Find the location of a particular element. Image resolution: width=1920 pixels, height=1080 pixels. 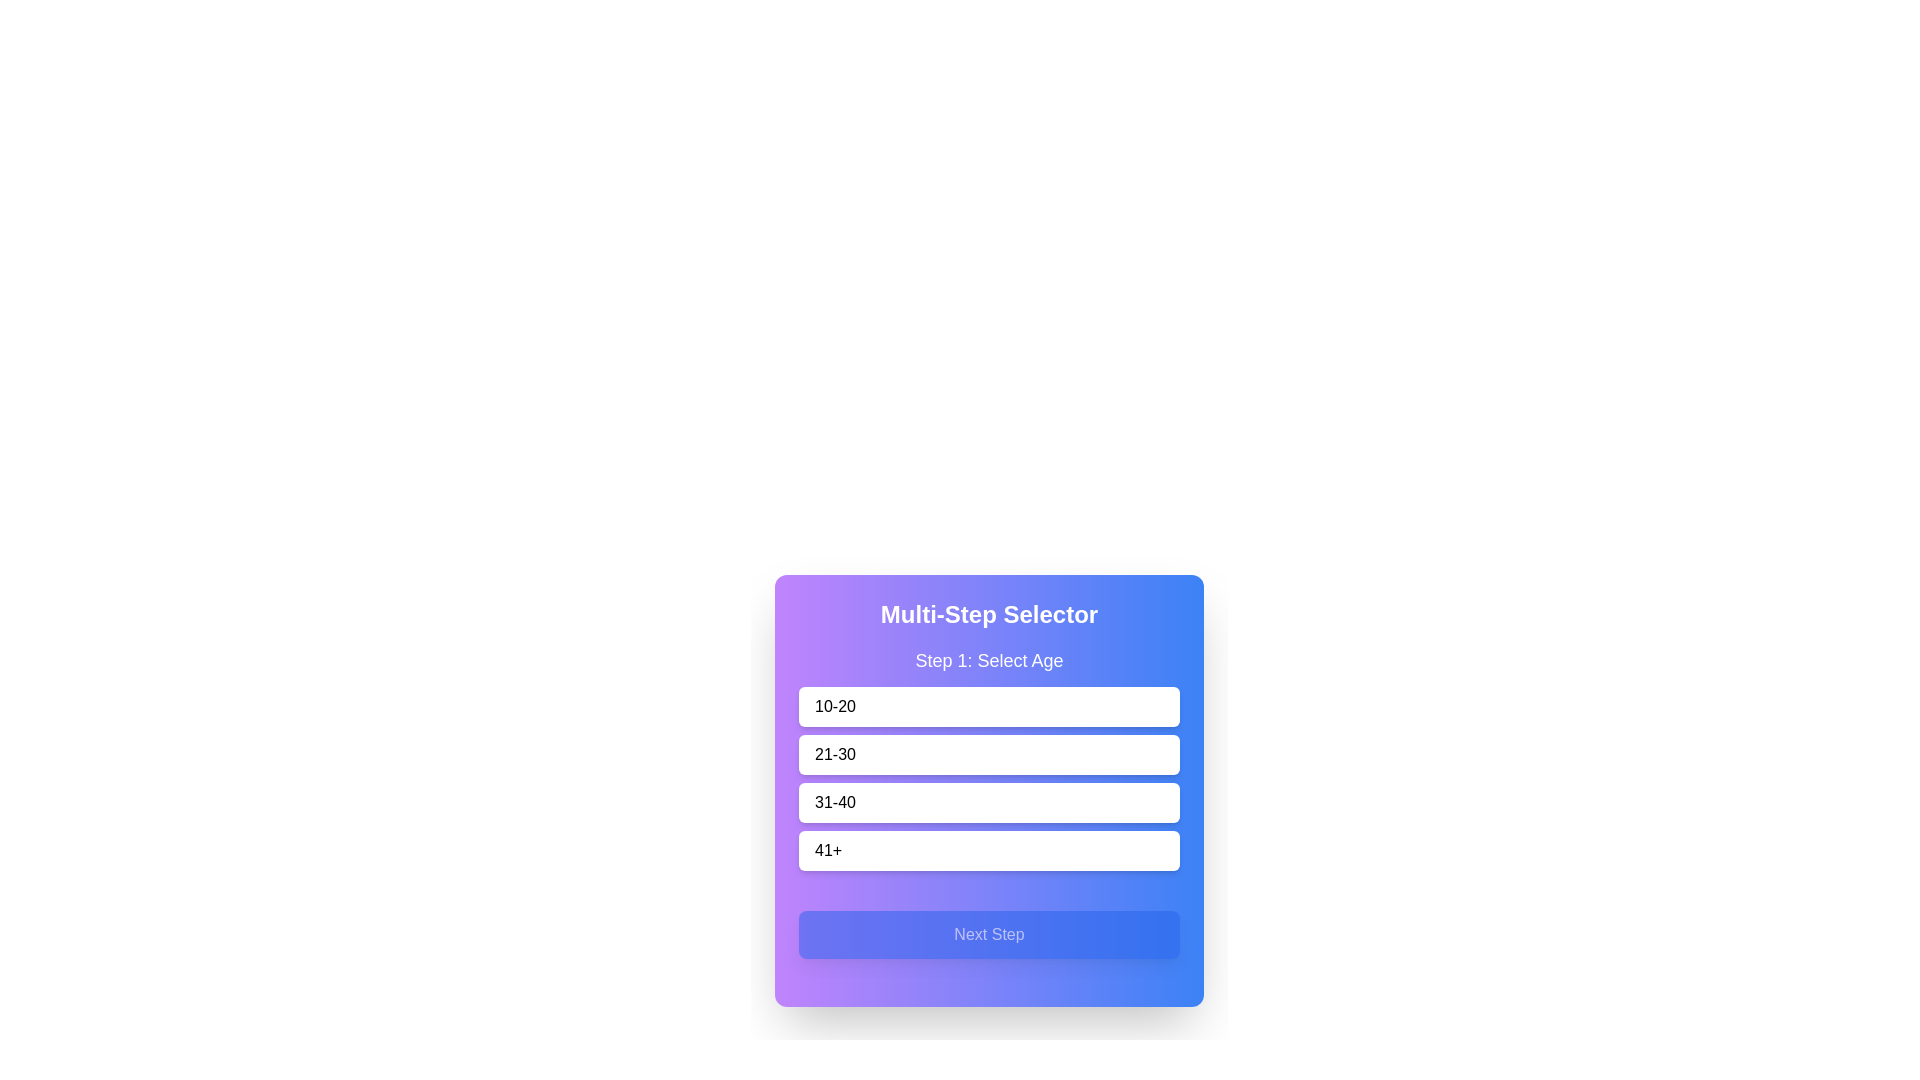

the selectable button labeled '31-40' is located at coordinates (989, 794).